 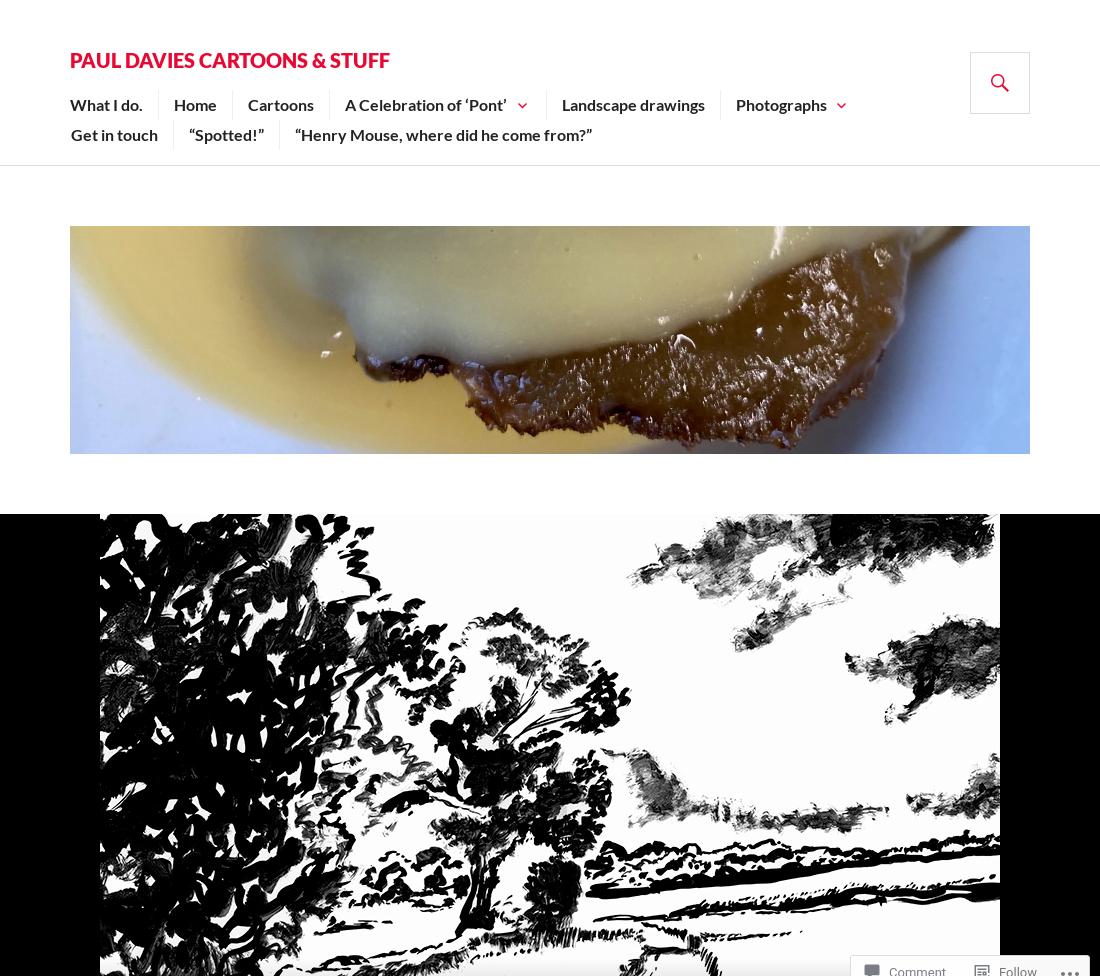 What do you see at coordinates (106, 104) in the screenshot?
I see `'What I do.'` at bounding box center [106, 104].